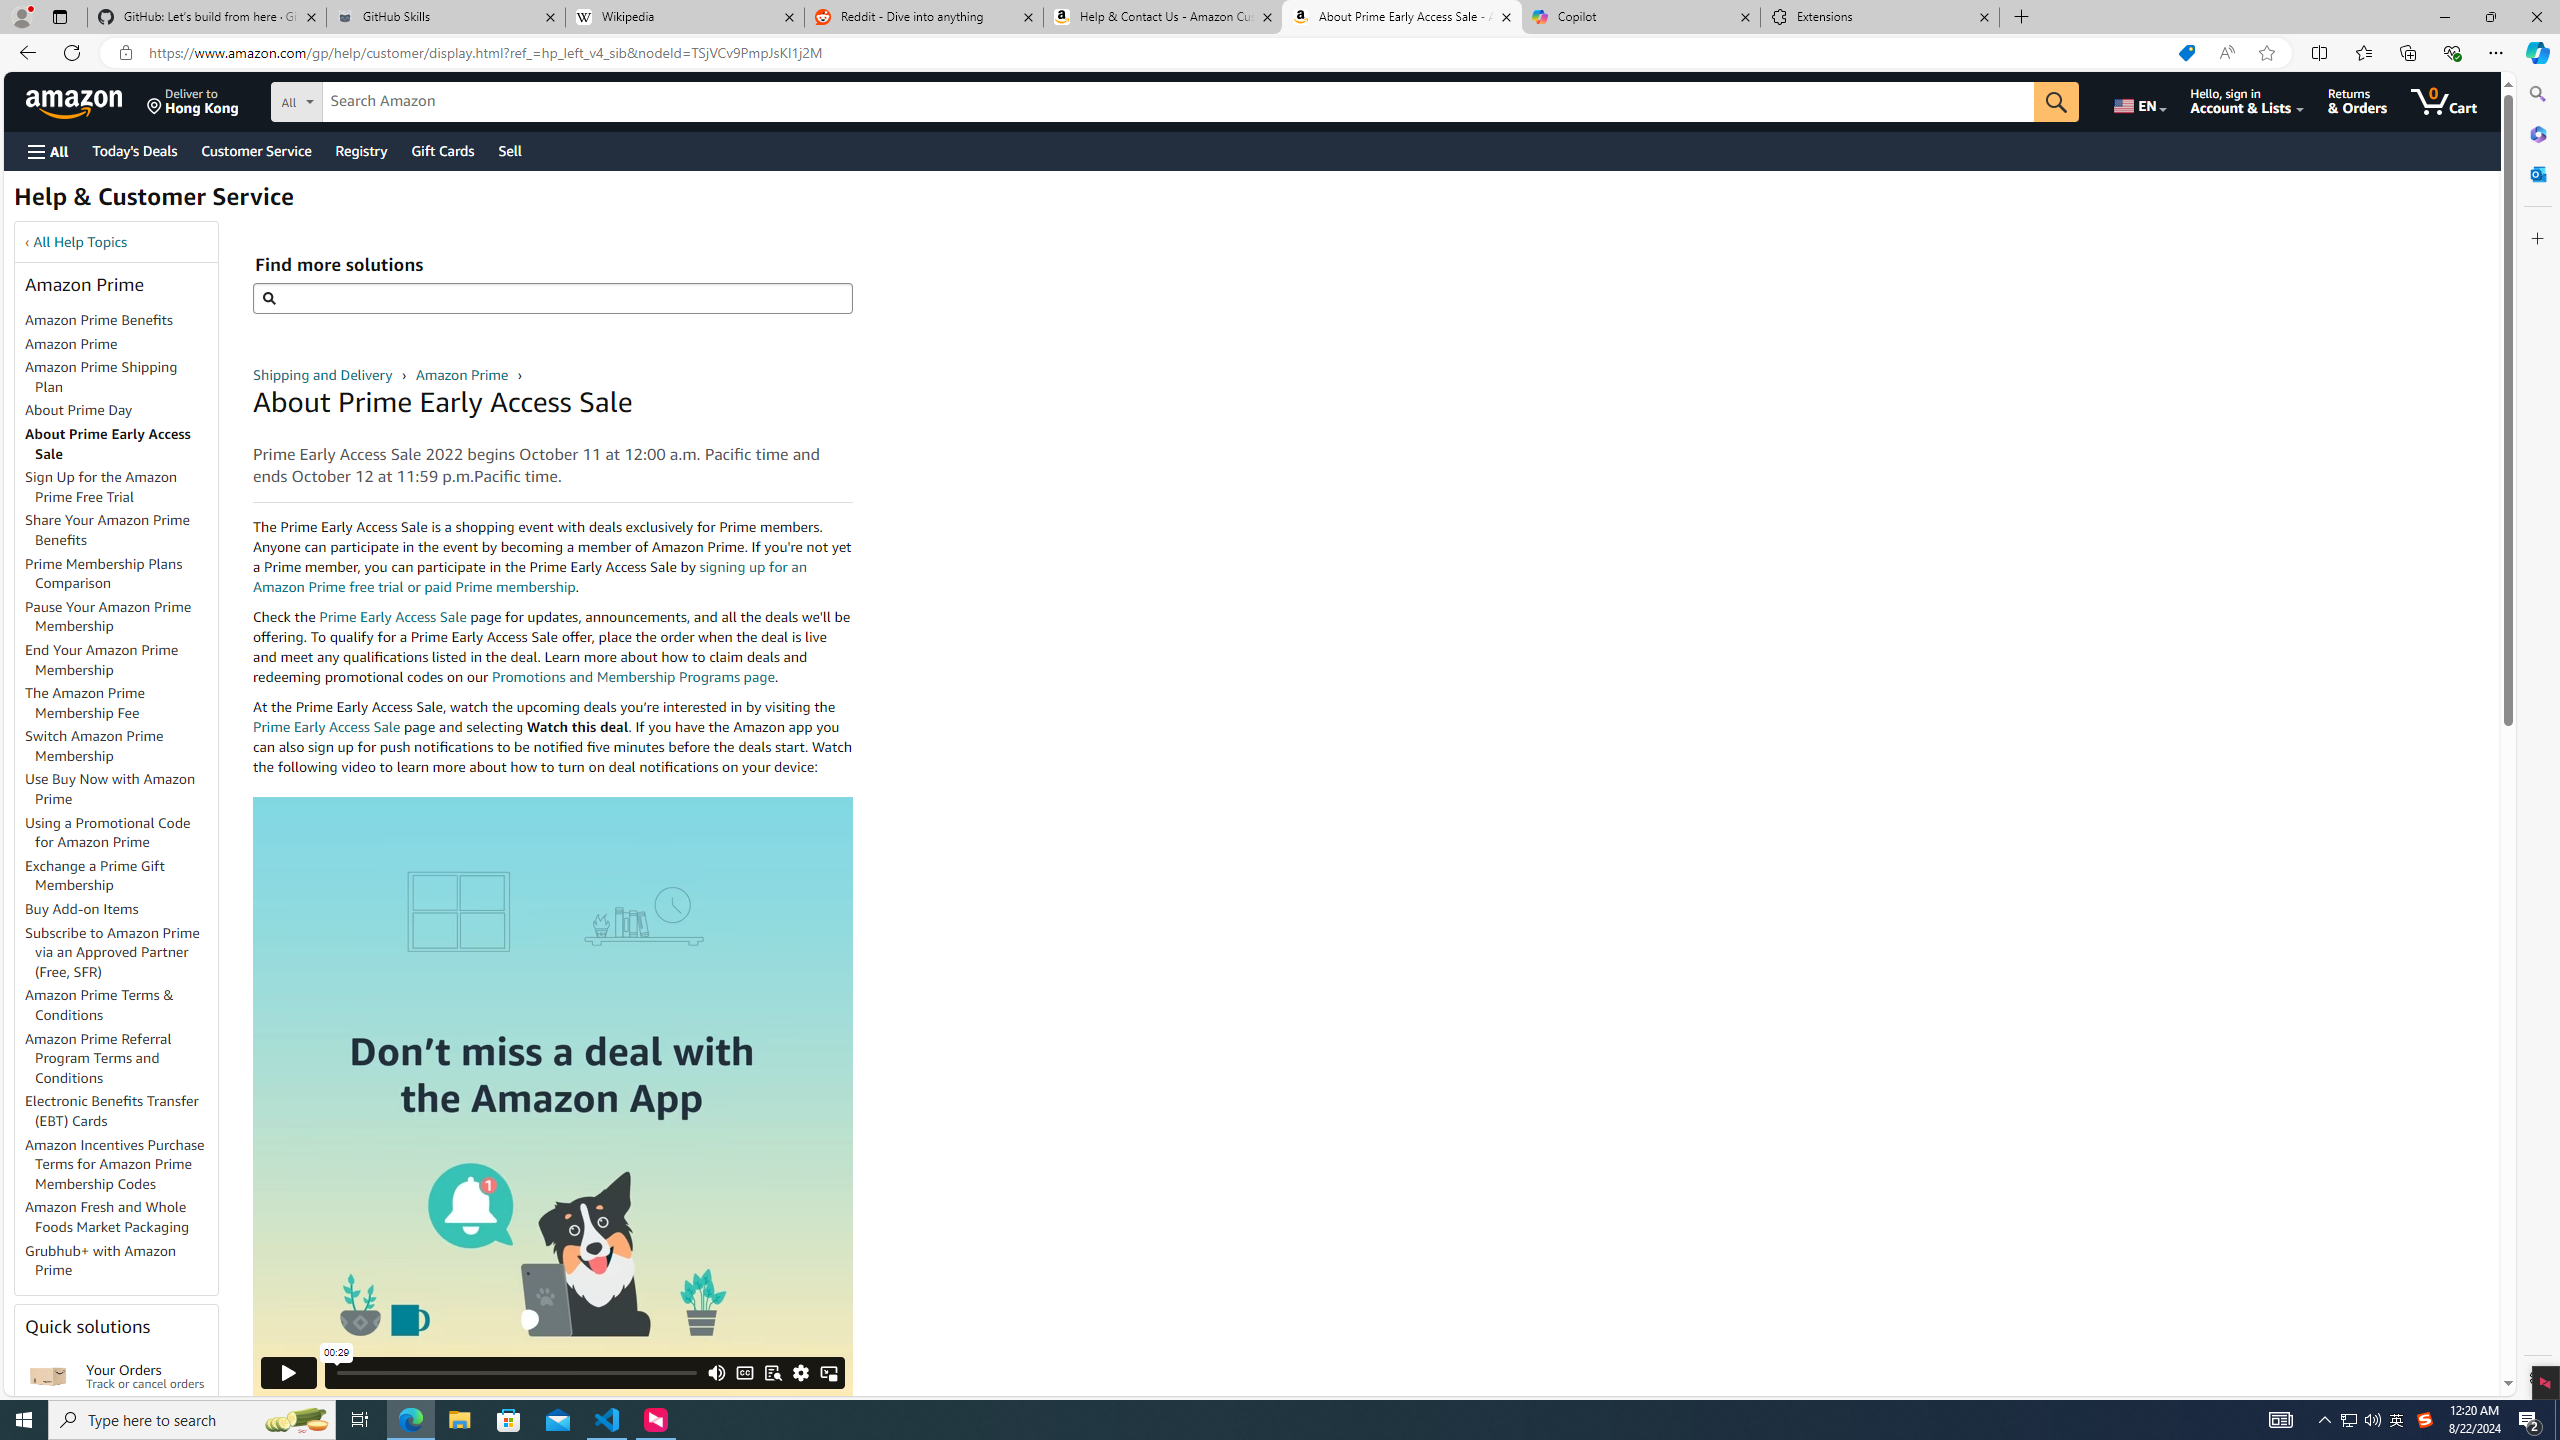  I want to click on 'Amazon Prime Terms & Conditions', so click(121, 1004).